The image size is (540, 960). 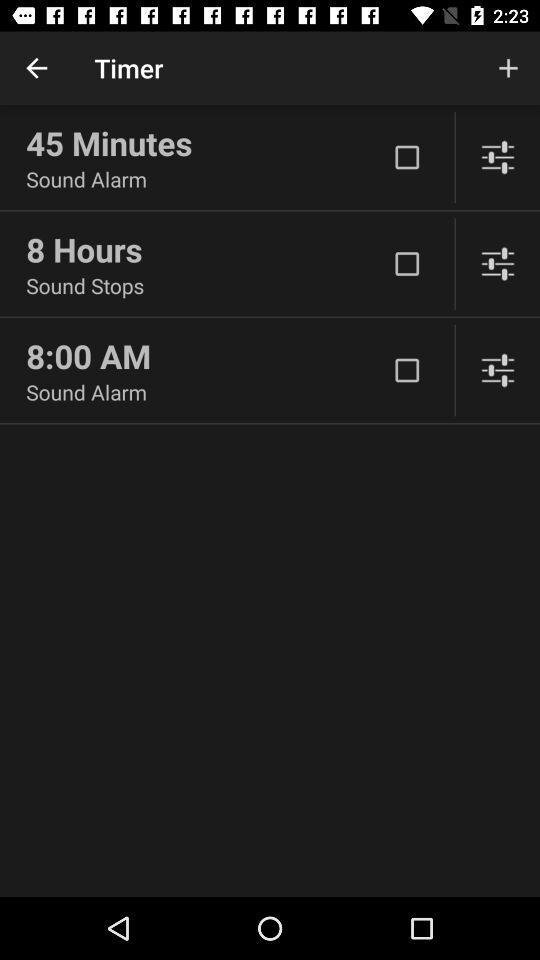 I want to click on item above the sound alarm icon, so click(x=205, y=142).